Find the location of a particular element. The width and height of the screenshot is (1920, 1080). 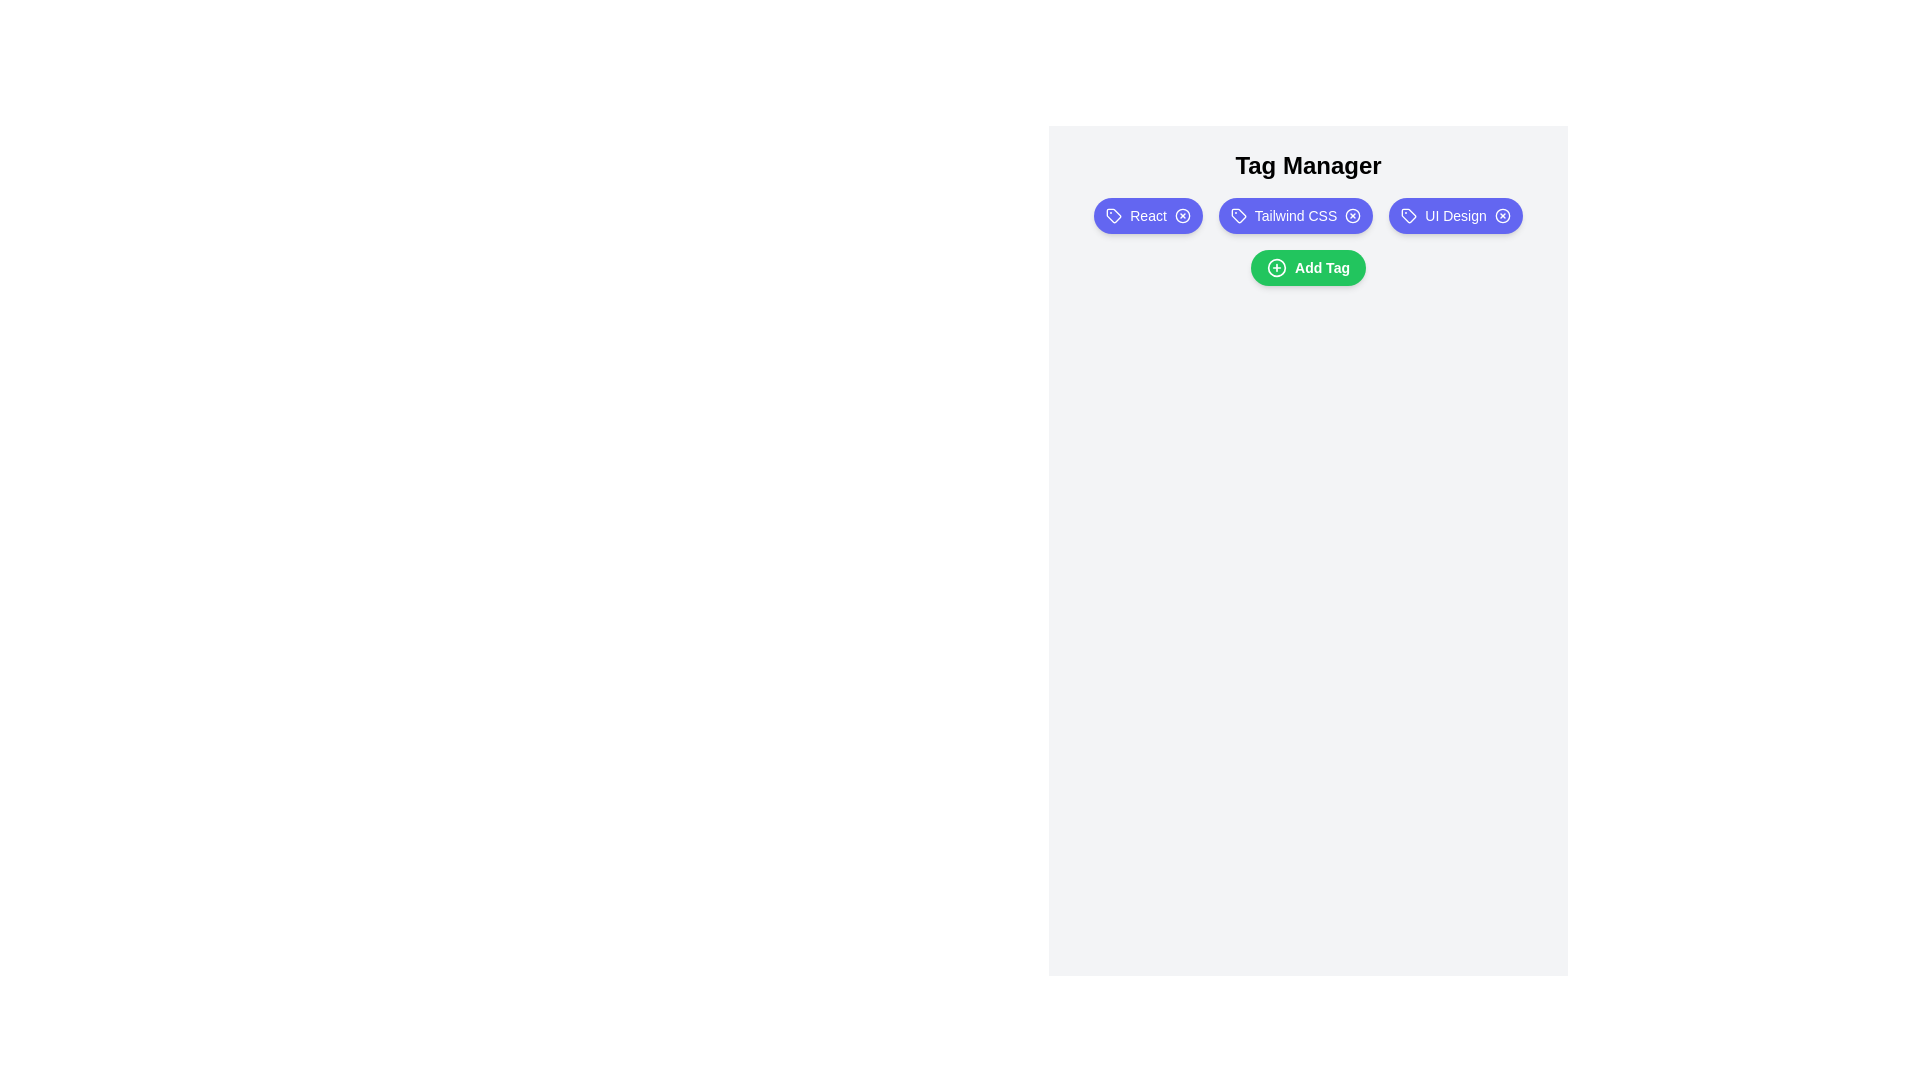

the tag labeled Tailwind CSS by clicking its remove icon is located at coordinates (1353, 216).